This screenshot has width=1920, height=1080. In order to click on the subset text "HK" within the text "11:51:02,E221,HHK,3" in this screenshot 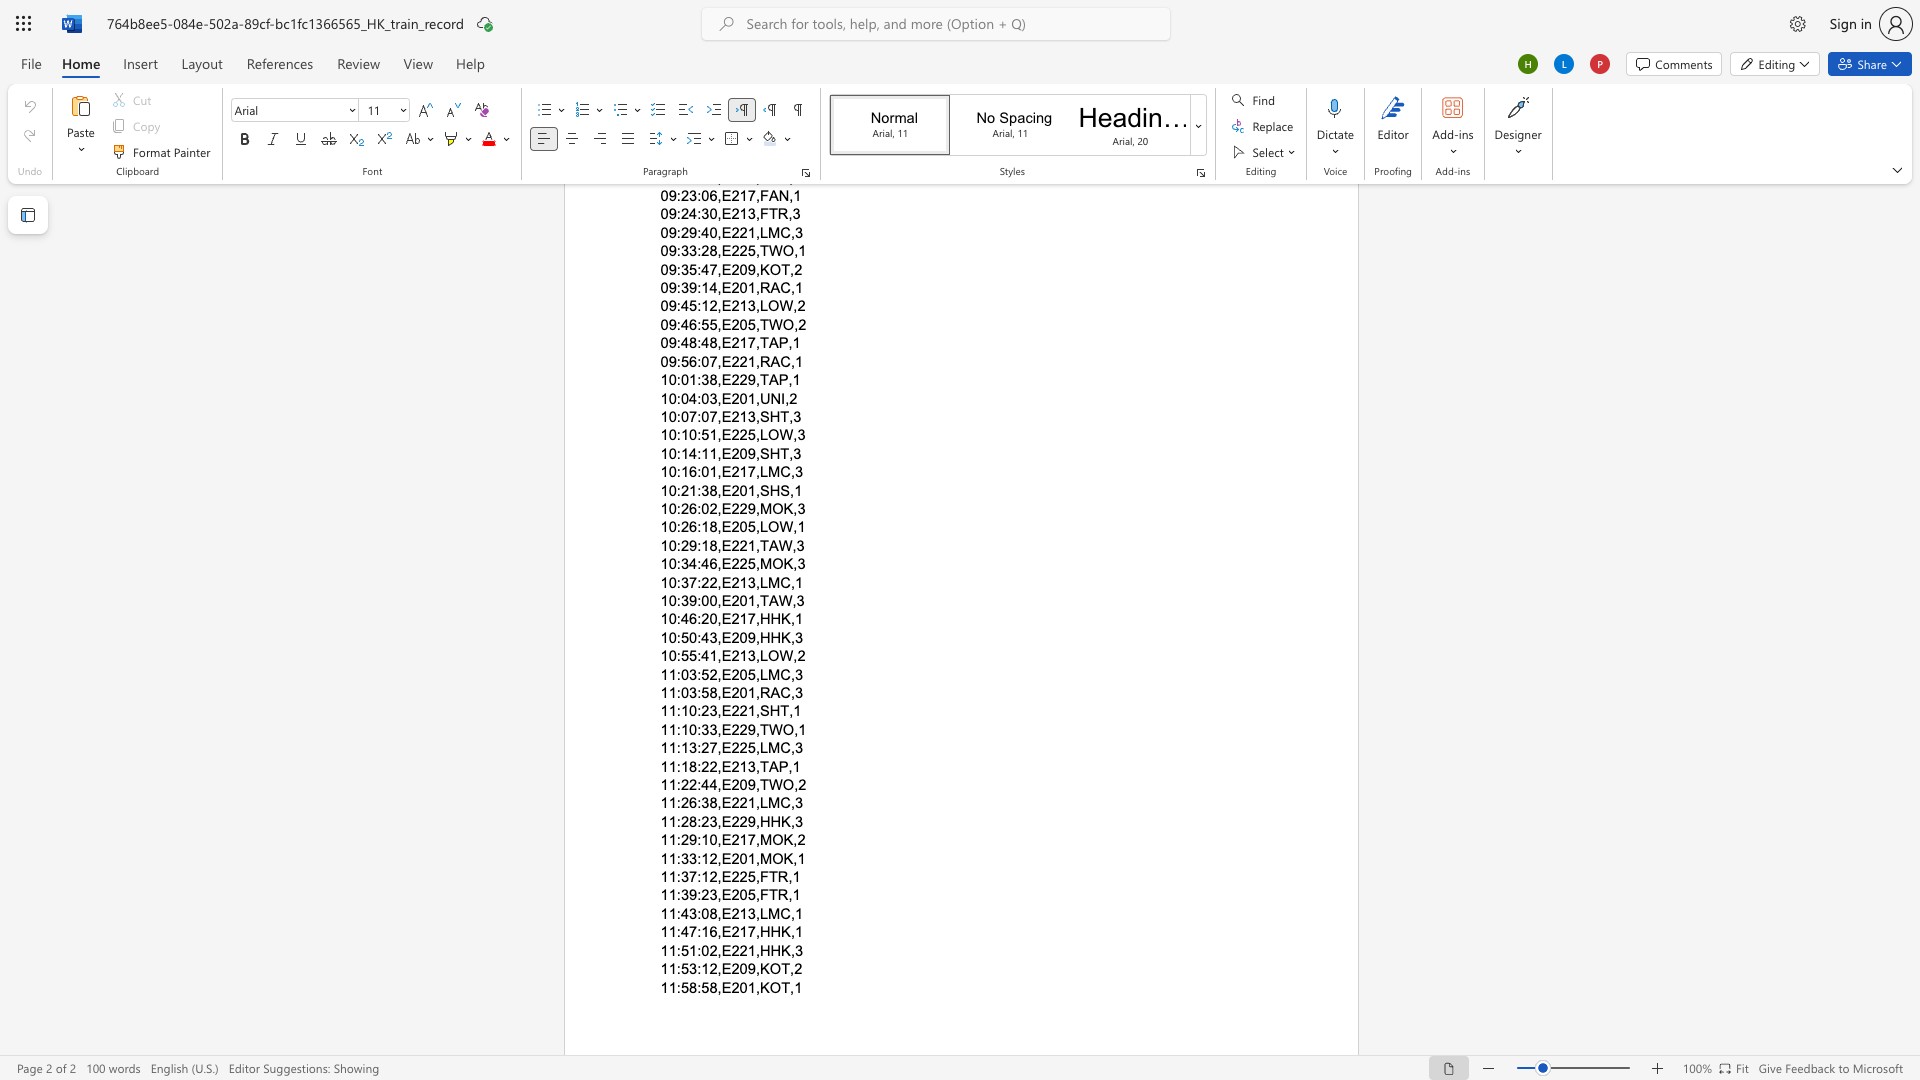, I will do `click(769, 949)`.